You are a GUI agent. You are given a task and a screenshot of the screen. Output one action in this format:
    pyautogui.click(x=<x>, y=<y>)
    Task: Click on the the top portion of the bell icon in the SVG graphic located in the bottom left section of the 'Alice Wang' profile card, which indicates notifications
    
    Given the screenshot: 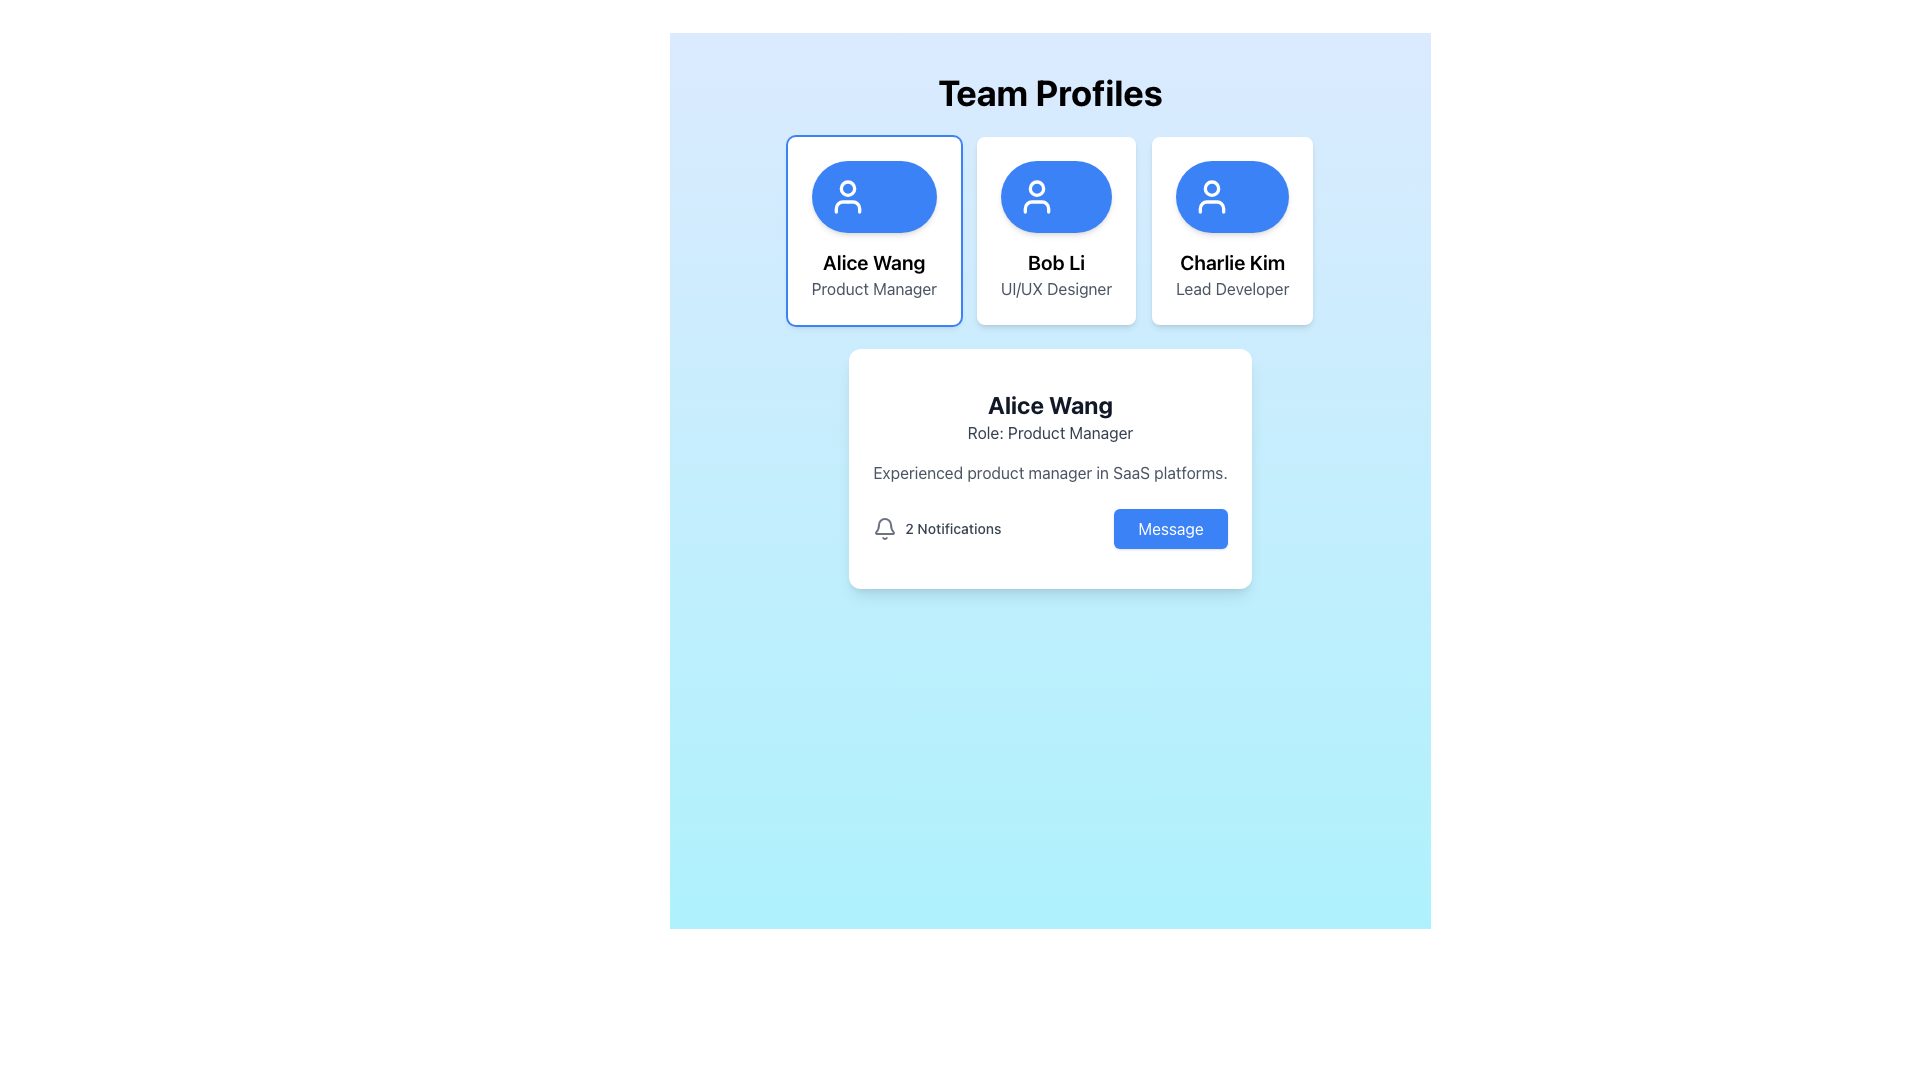 What is the action you would take?
    pyautogui.click(x=884, y=525)
    